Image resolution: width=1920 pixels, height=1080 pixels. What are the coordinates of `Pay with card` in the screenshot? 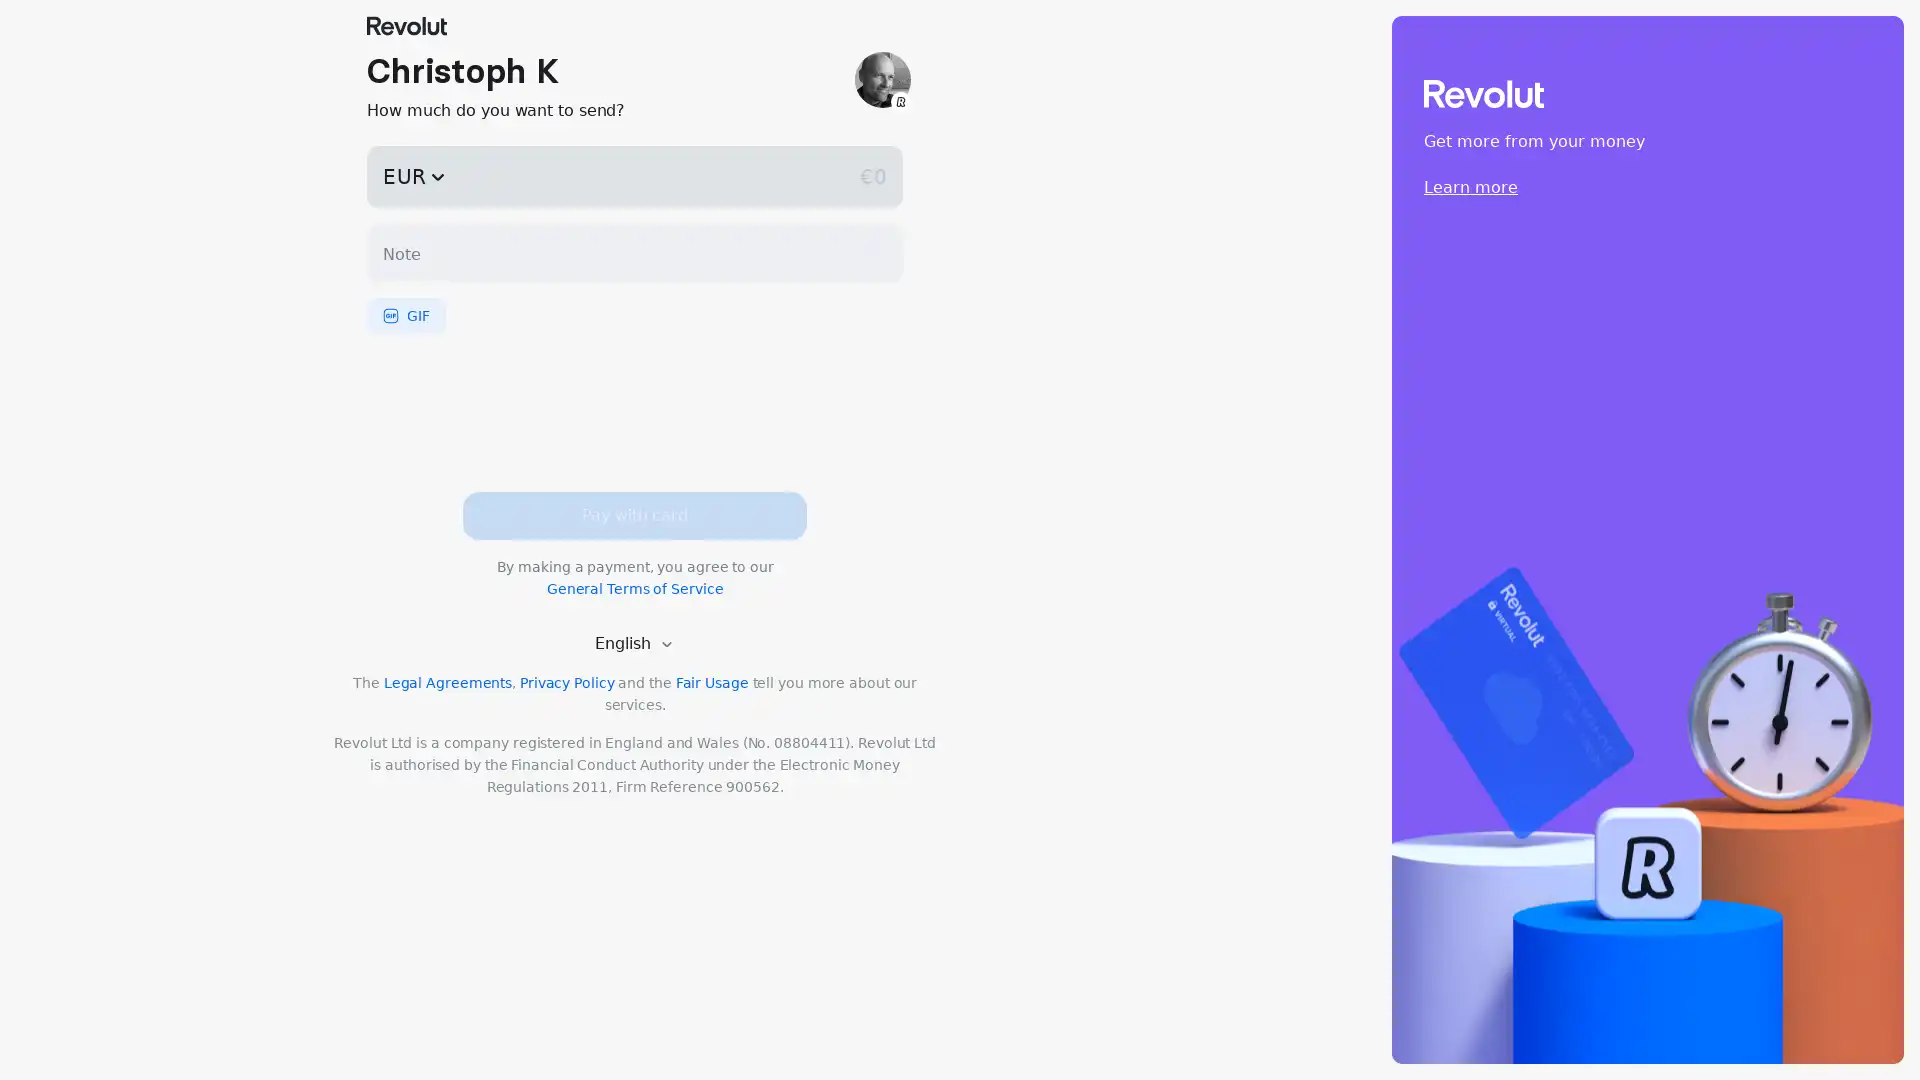 It's located at (633, 515).